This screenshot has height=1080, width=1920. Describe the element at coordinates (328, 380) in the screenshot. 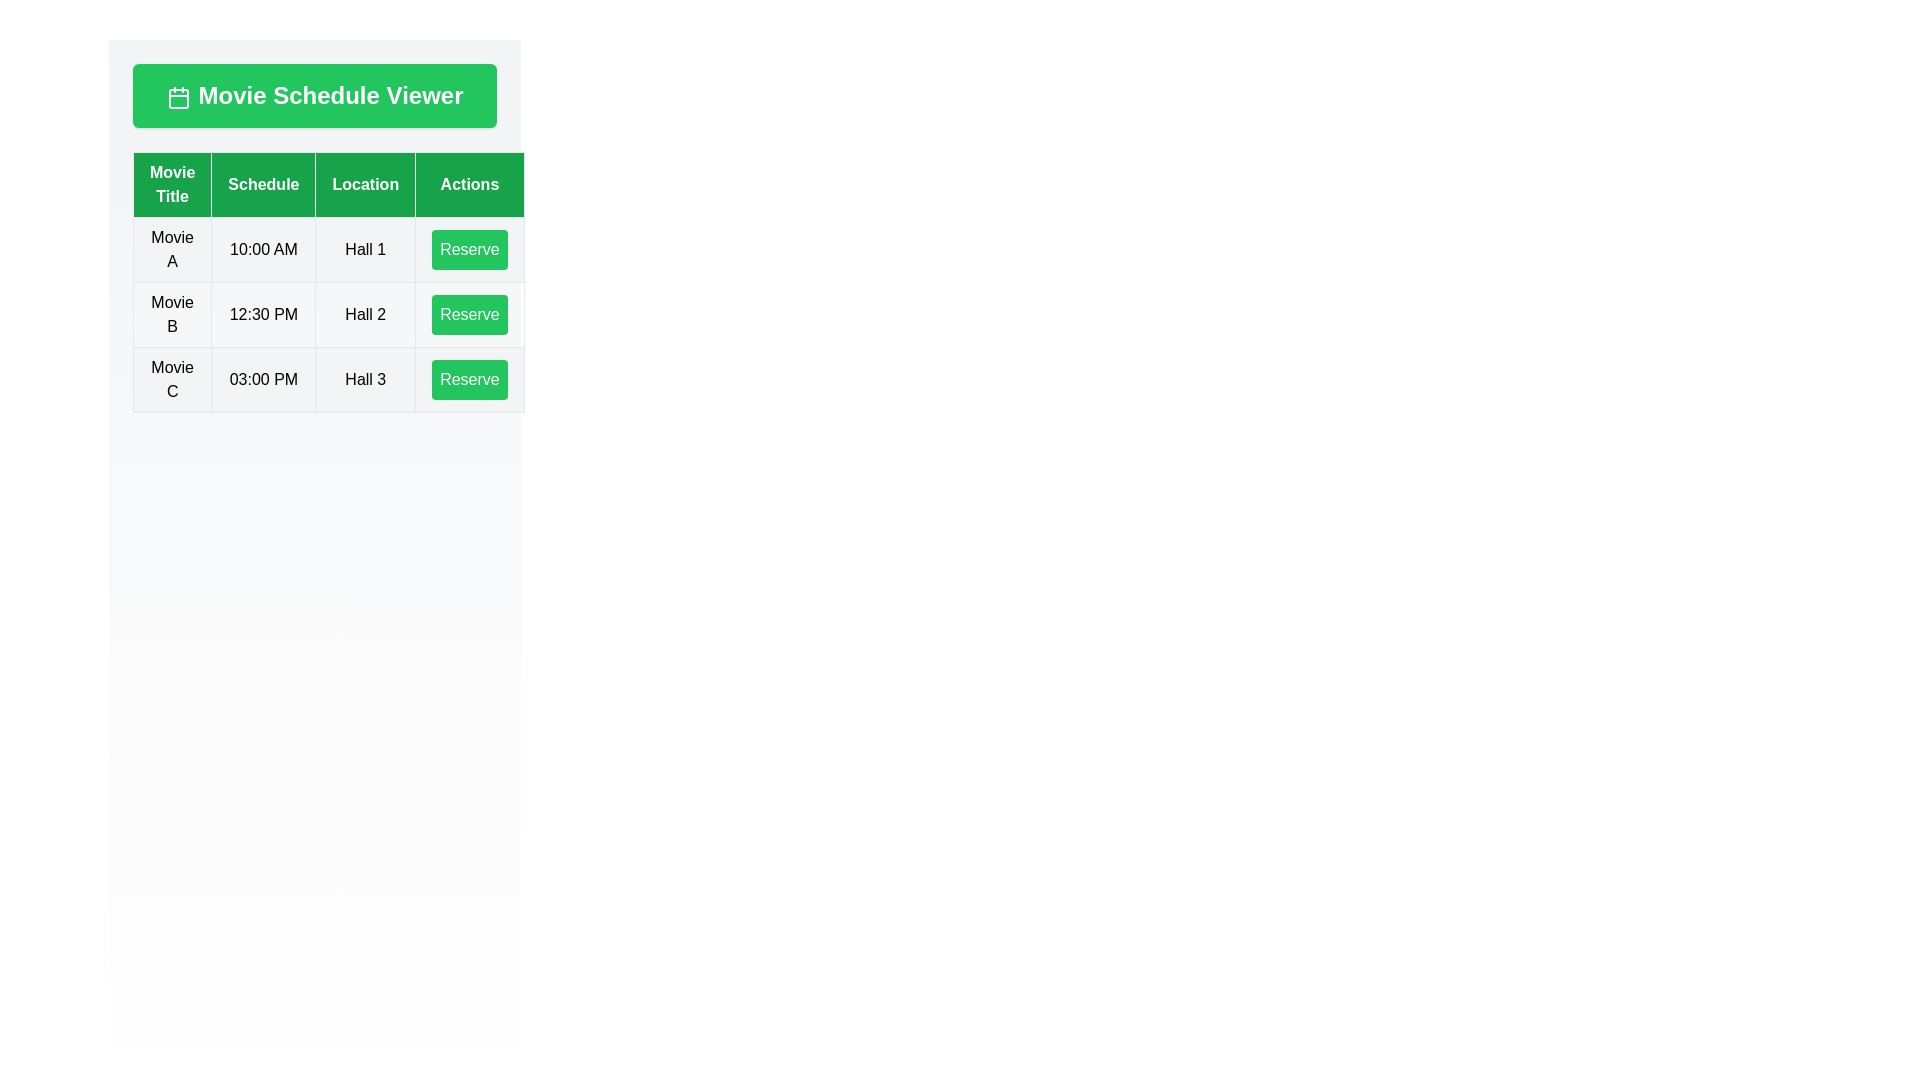

I see `the row corresponding to Movie C` at that location.